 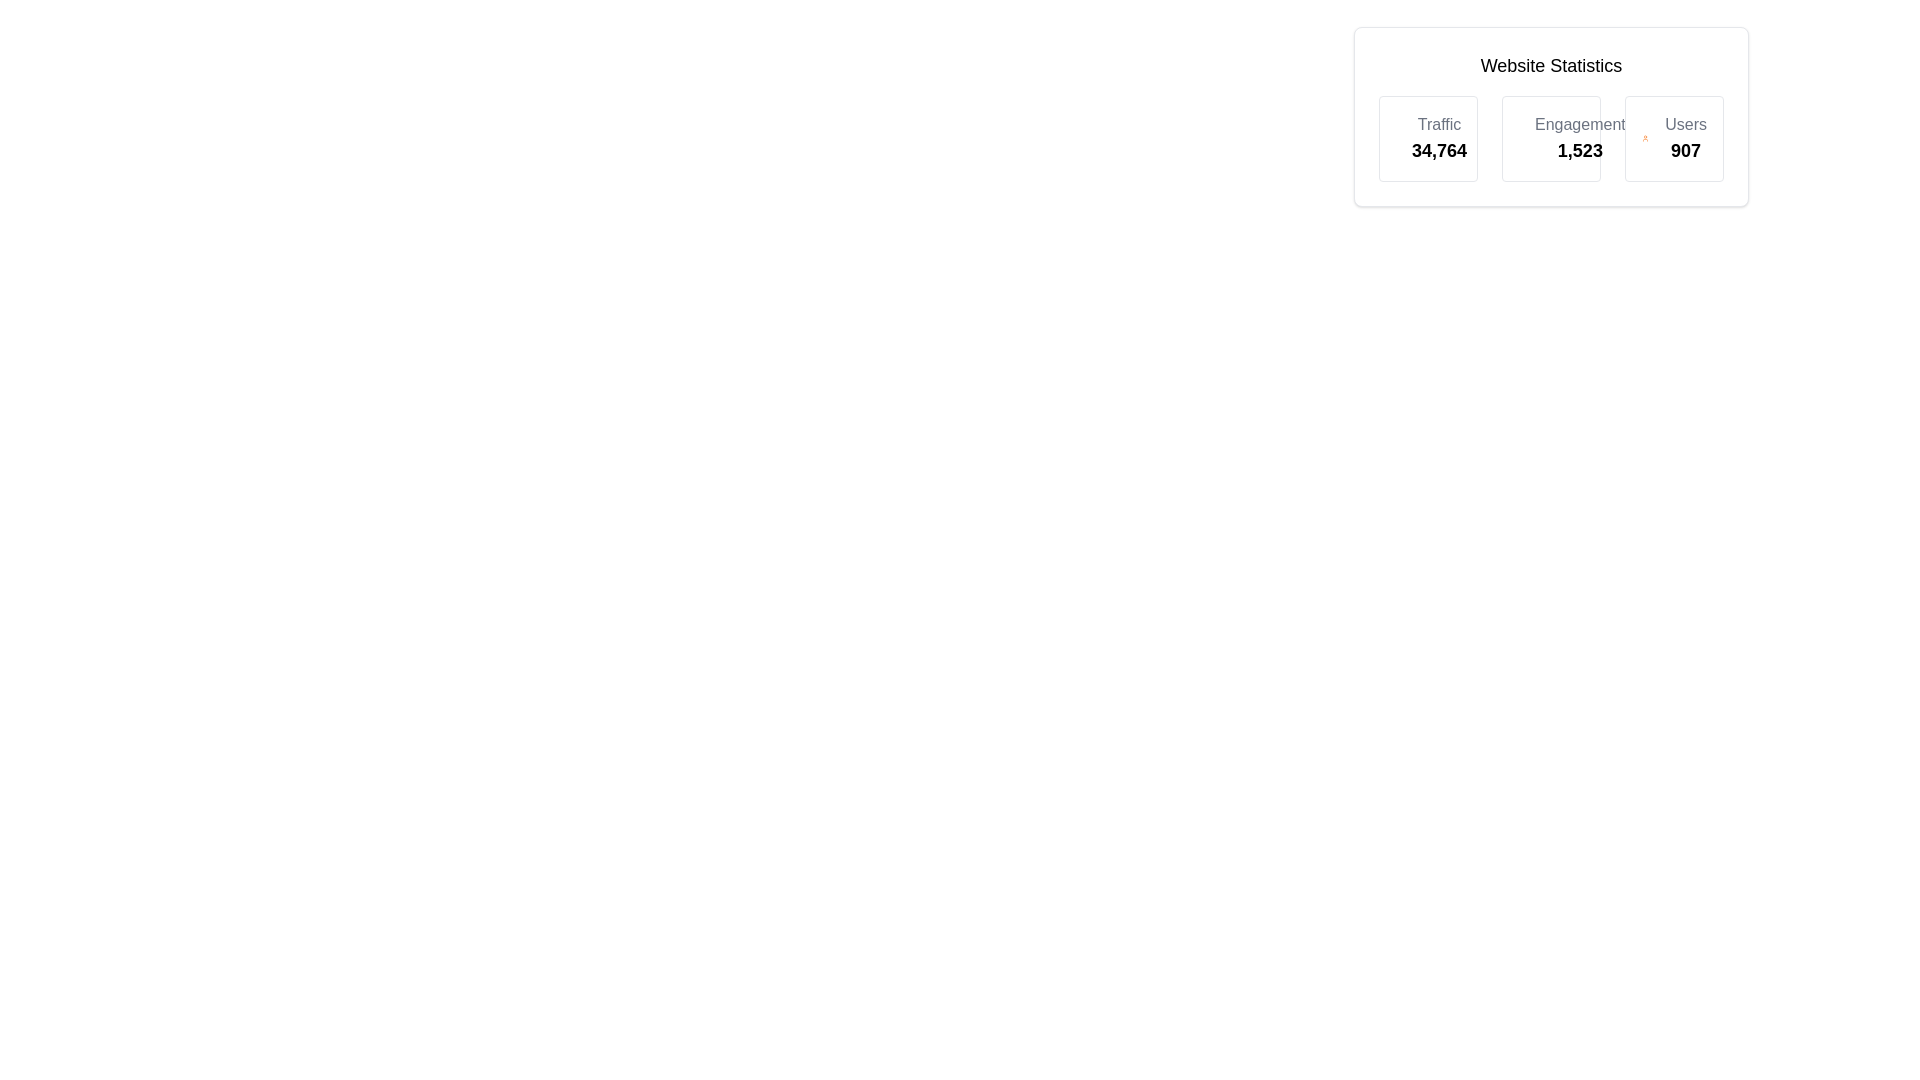 I want to click on the numerical label displaying the value '1,523', which is styled in bold and positioned below the 'Engagement' label in the statistical data section, so click(x=1579, y=149).